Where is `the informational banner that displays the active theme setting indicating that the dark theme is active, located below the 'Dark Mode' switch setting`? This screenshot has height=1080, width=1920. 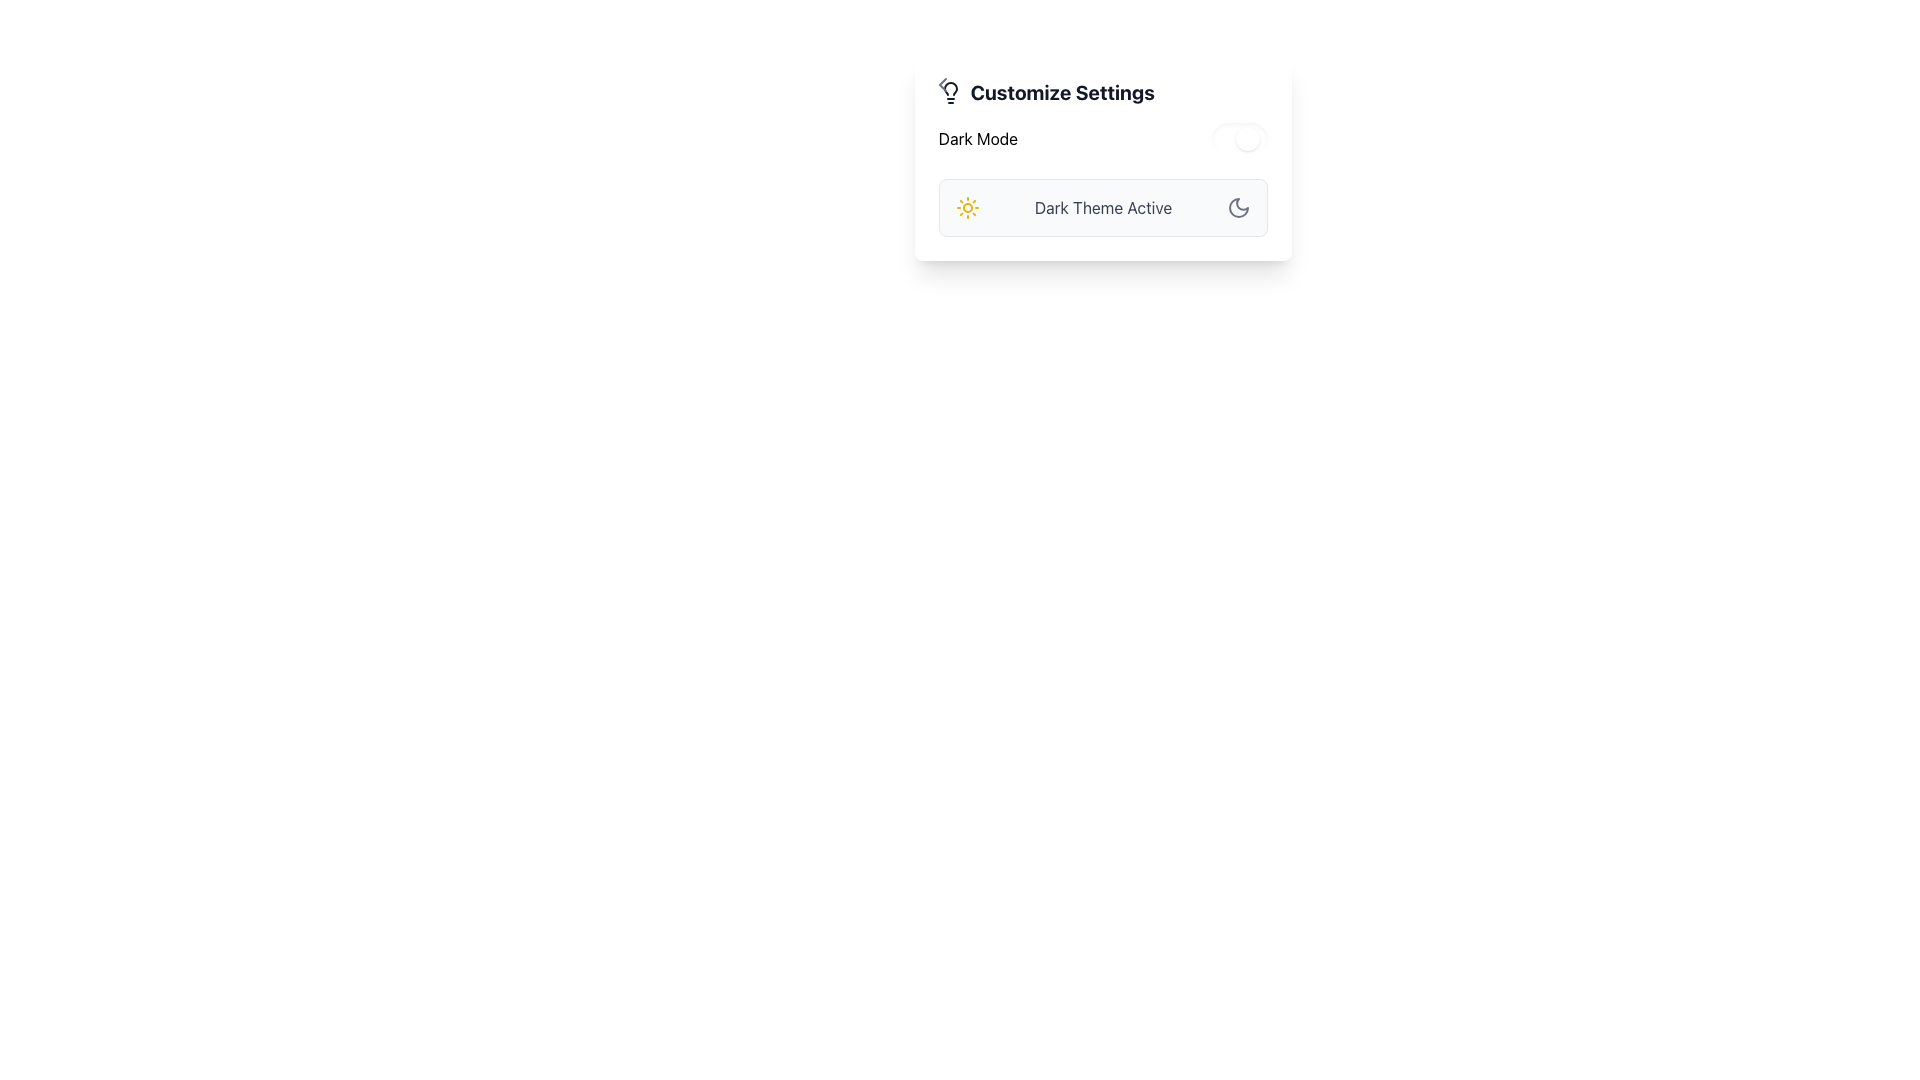 the informational banner that displays the active theme setting indicating that the dark theme is active, located below the 'Dark Mode' switch setting is located at coordinates (1102, 208).